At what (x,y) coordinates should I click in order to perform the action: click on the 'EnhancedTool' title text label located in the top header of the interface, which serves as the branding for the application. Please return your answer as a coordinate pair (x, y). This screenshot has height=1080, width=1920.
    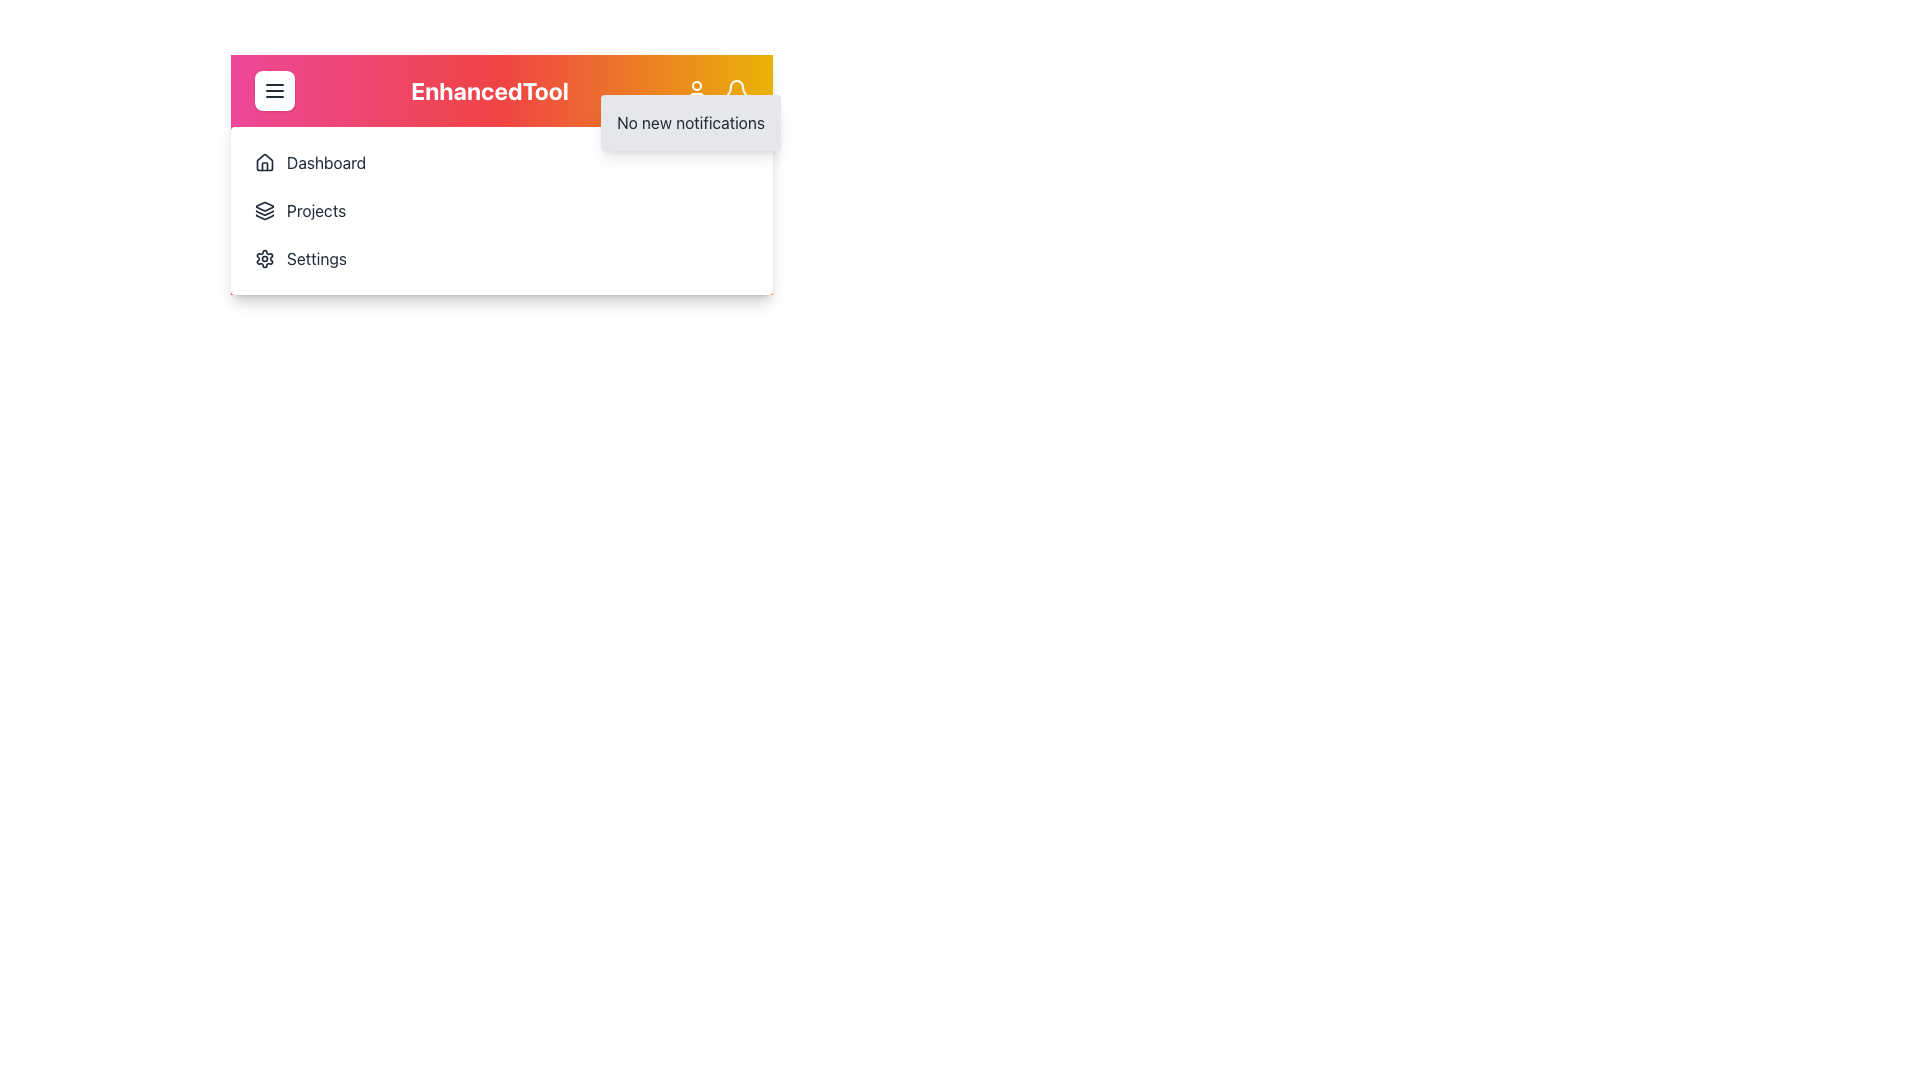
    Looking at the image, I should click on (502, 91).